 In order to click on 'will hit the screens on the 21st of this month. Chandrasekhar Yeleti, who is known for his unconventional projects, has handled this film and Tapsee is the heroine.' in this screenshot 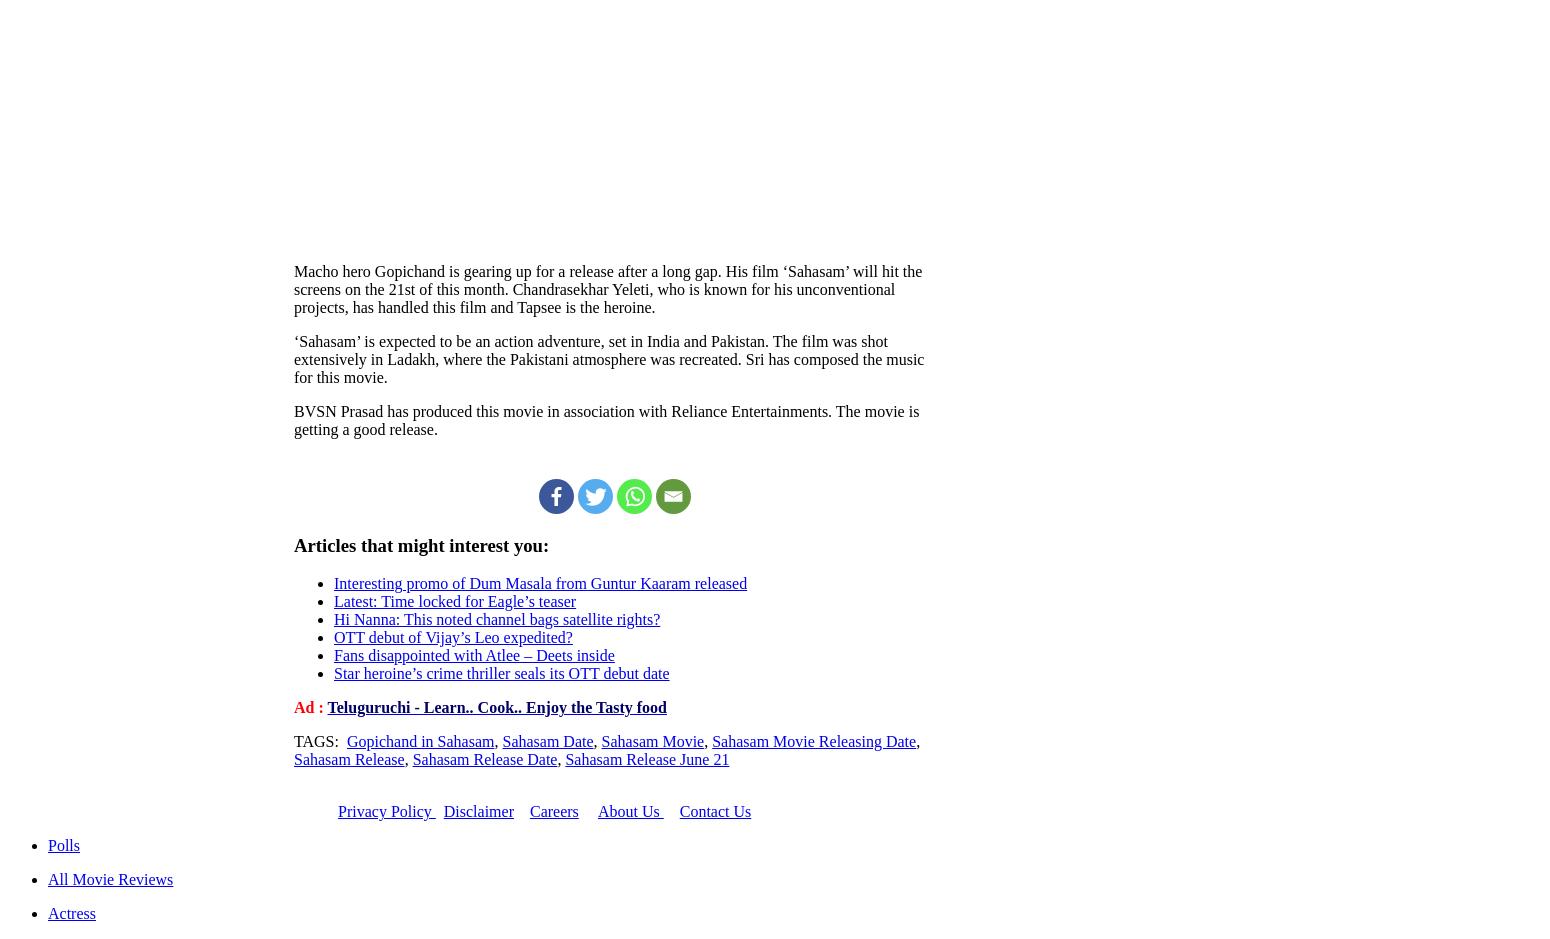, I will do `click(608, 287)`.